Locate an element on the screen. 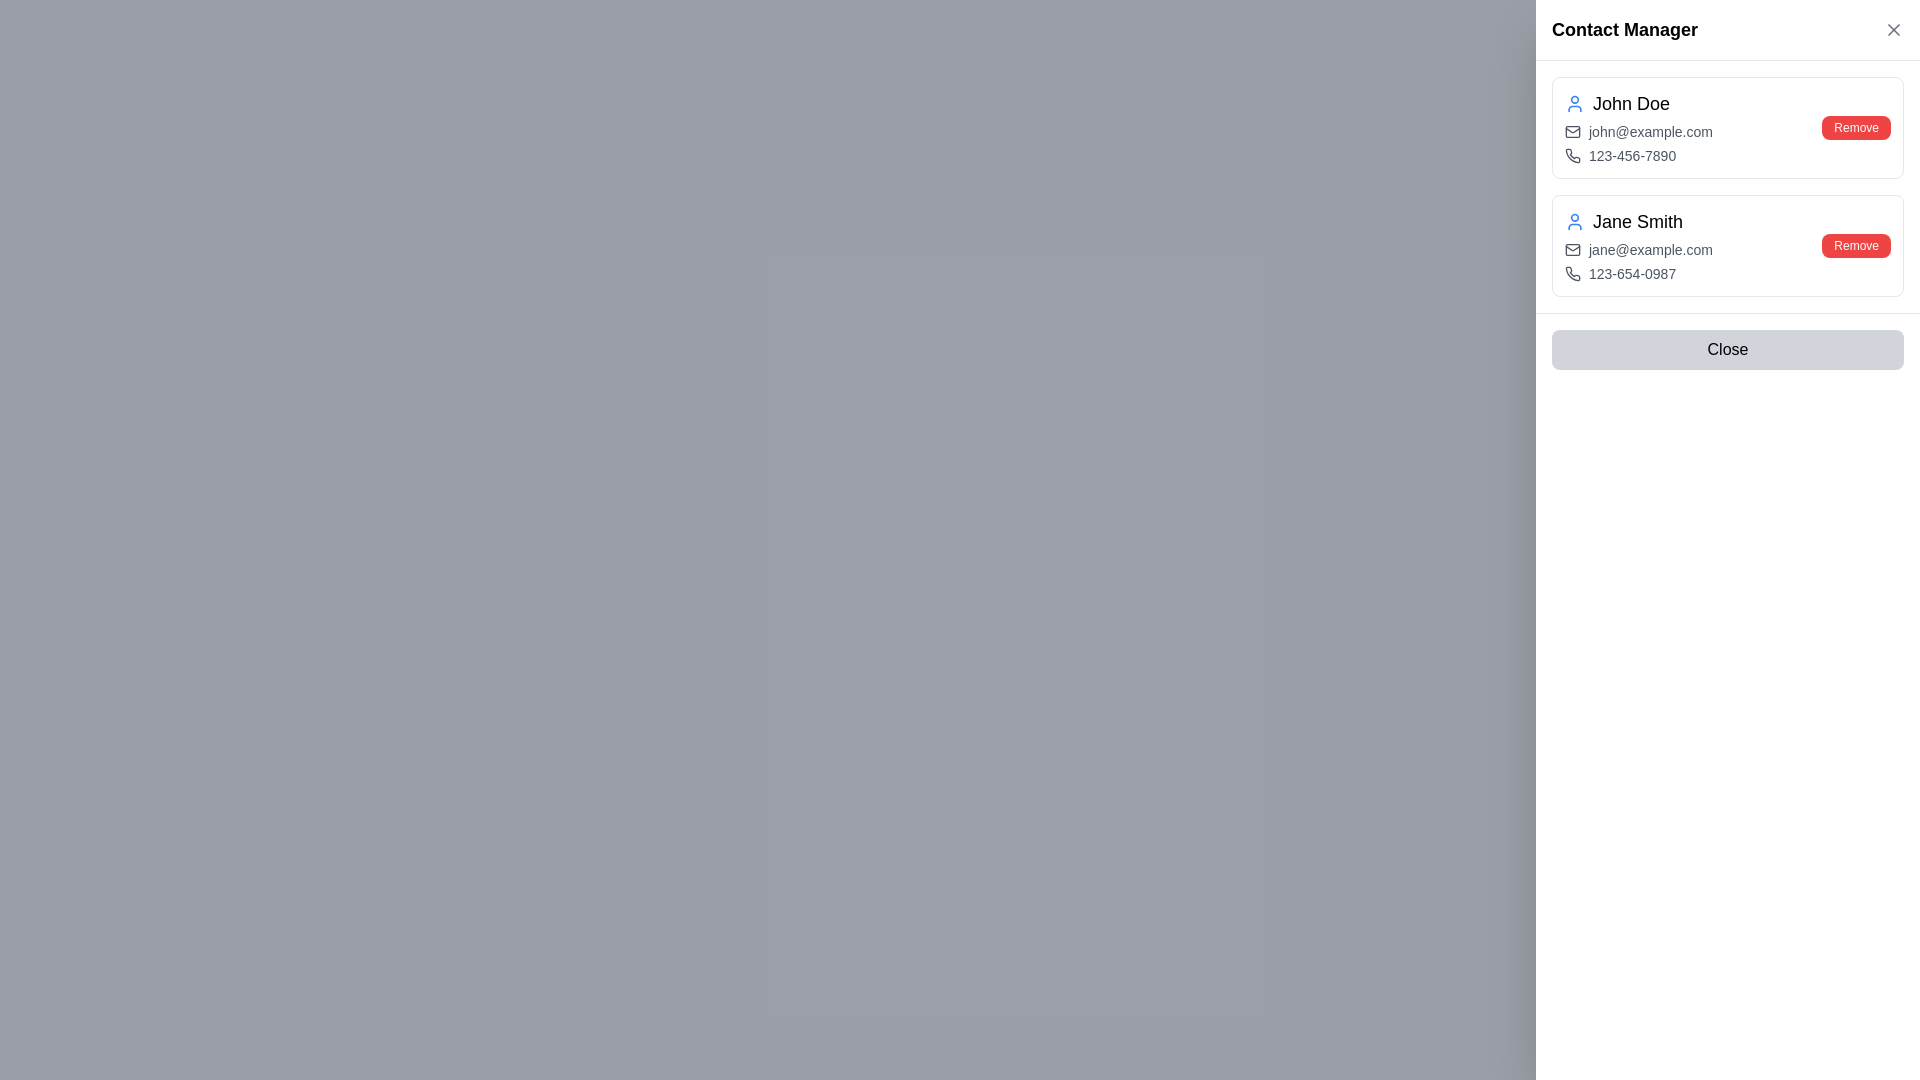 The image size is (1920, 1080). phone number text '123-456-7890' displayed in gray color, accompanied by a phone receiver icon, located in the 'Contact Manager' panel for 'John Doe' is located at coordinates (1638, 154).